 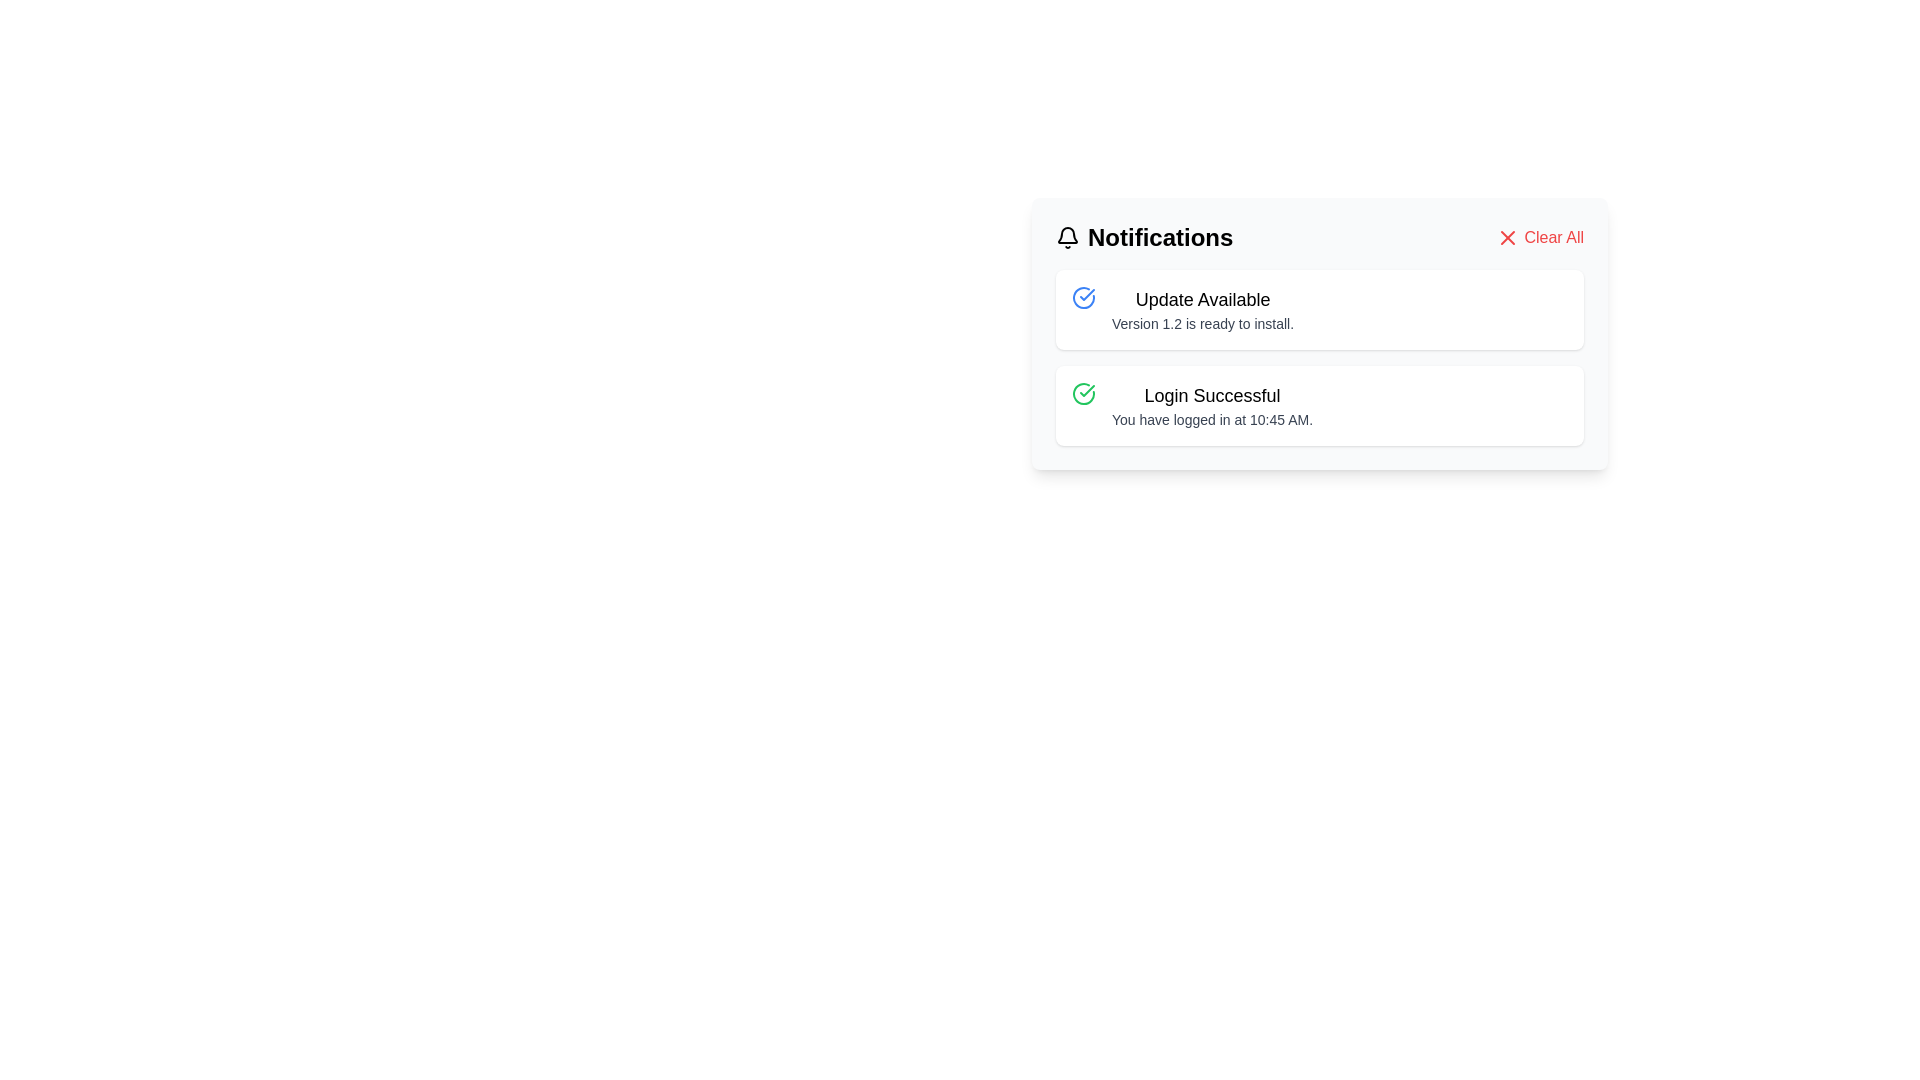 I want to click on the bell icon located in the 'Notifications' header section, positioned to the left of the 'Notifications' text, so click(x=1067, y=237).